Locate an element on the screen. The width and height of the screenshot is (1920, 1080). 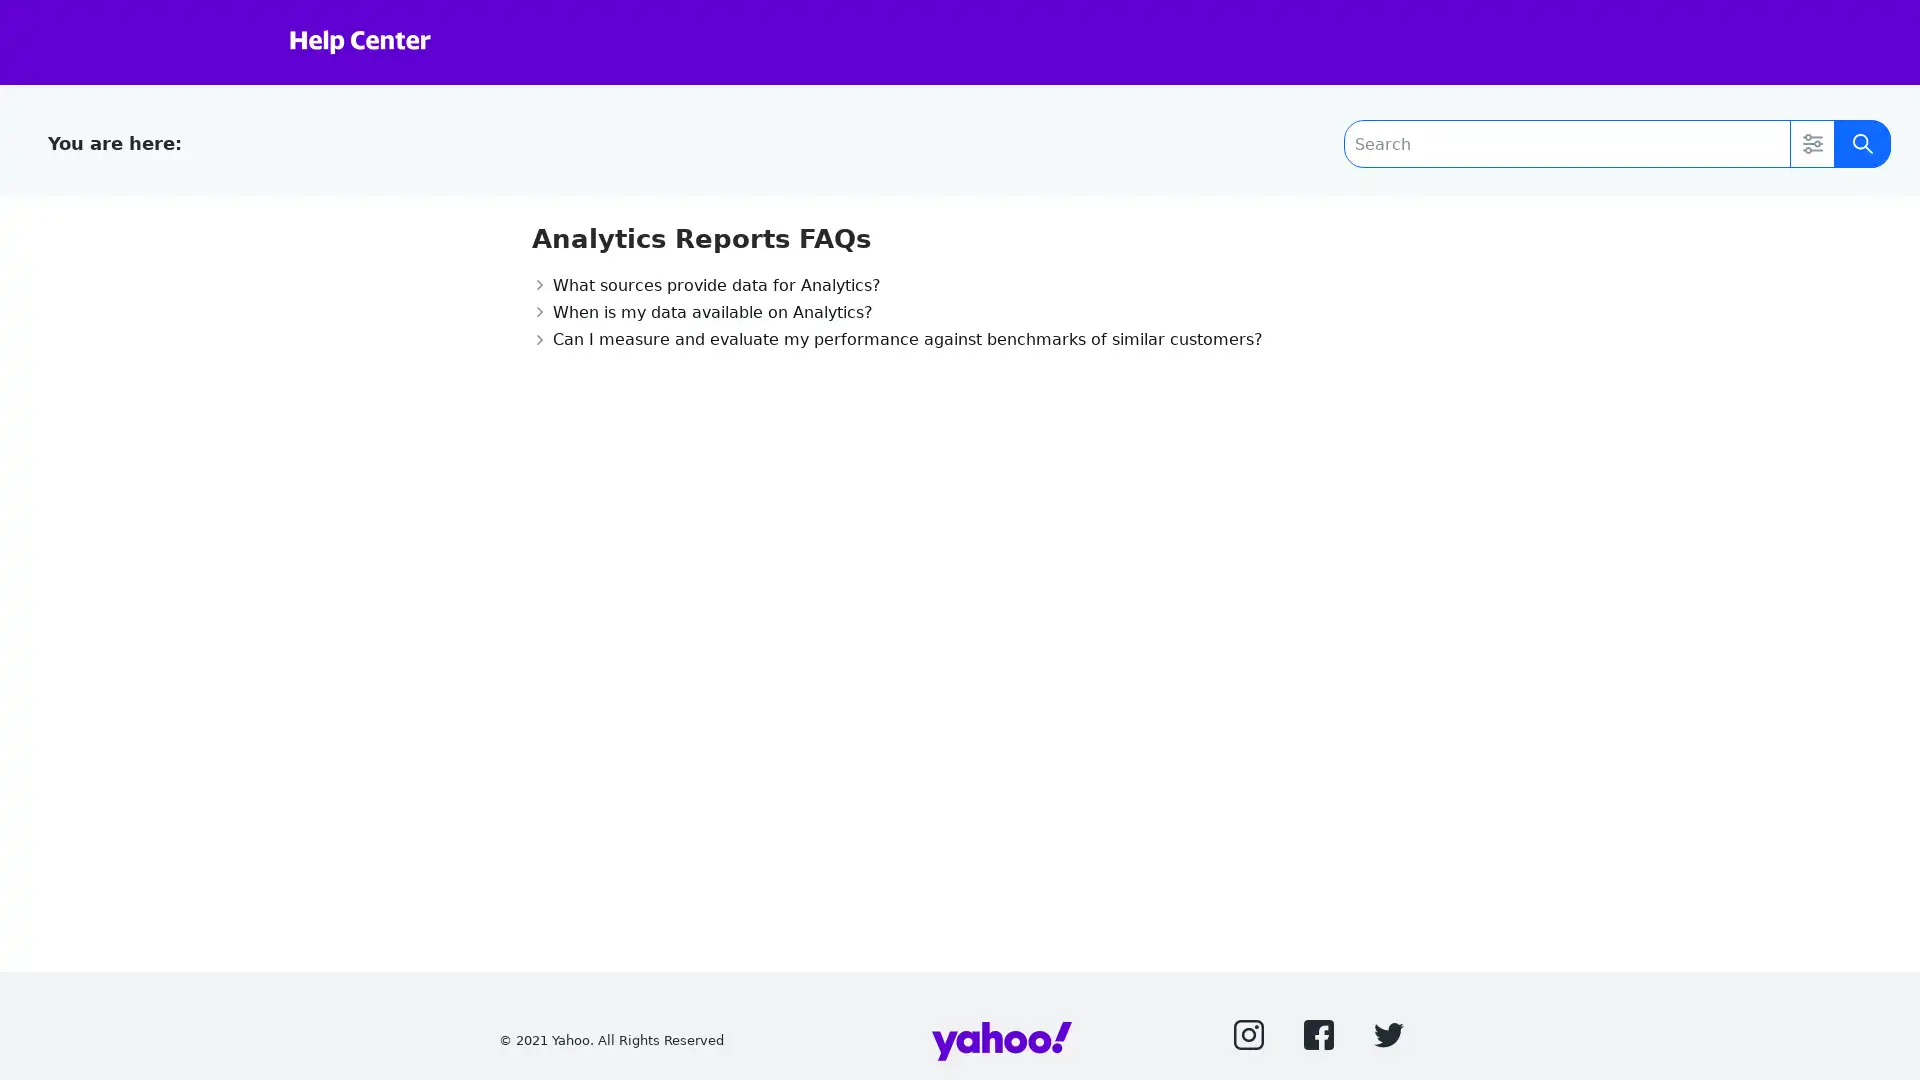
Submit Search is located at coordinates (1861, 142).